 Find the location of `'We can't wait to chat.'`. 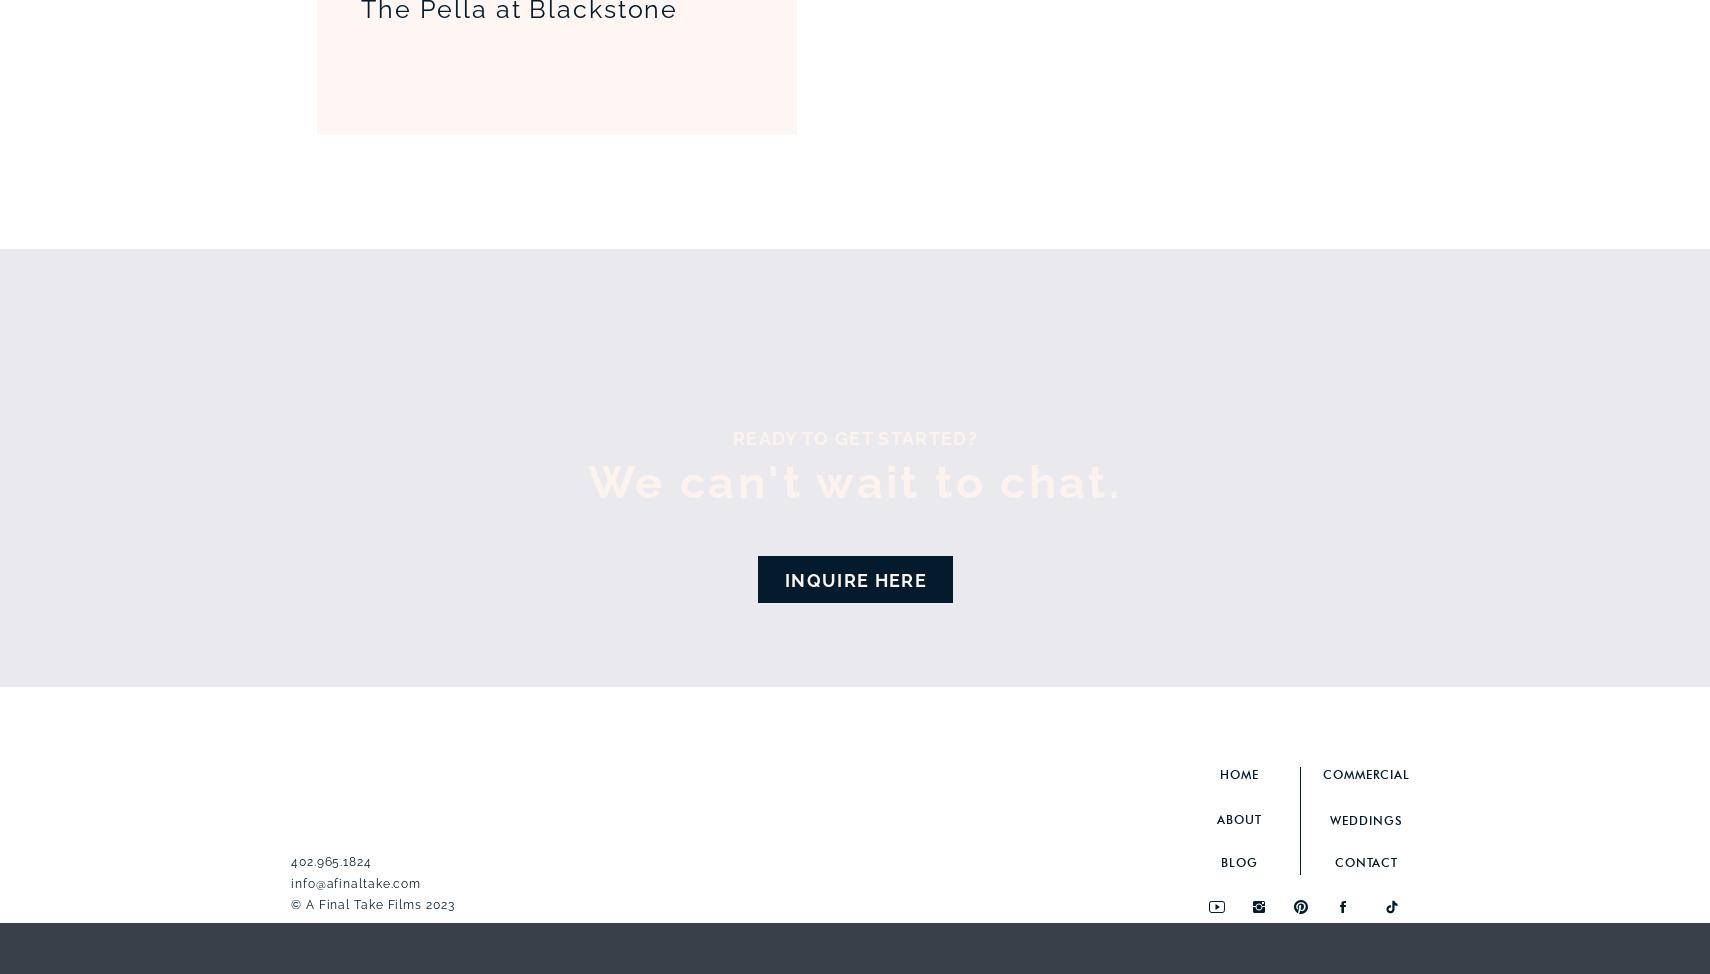

'We can't wait to chat.' is located at coordinates (587, 481).